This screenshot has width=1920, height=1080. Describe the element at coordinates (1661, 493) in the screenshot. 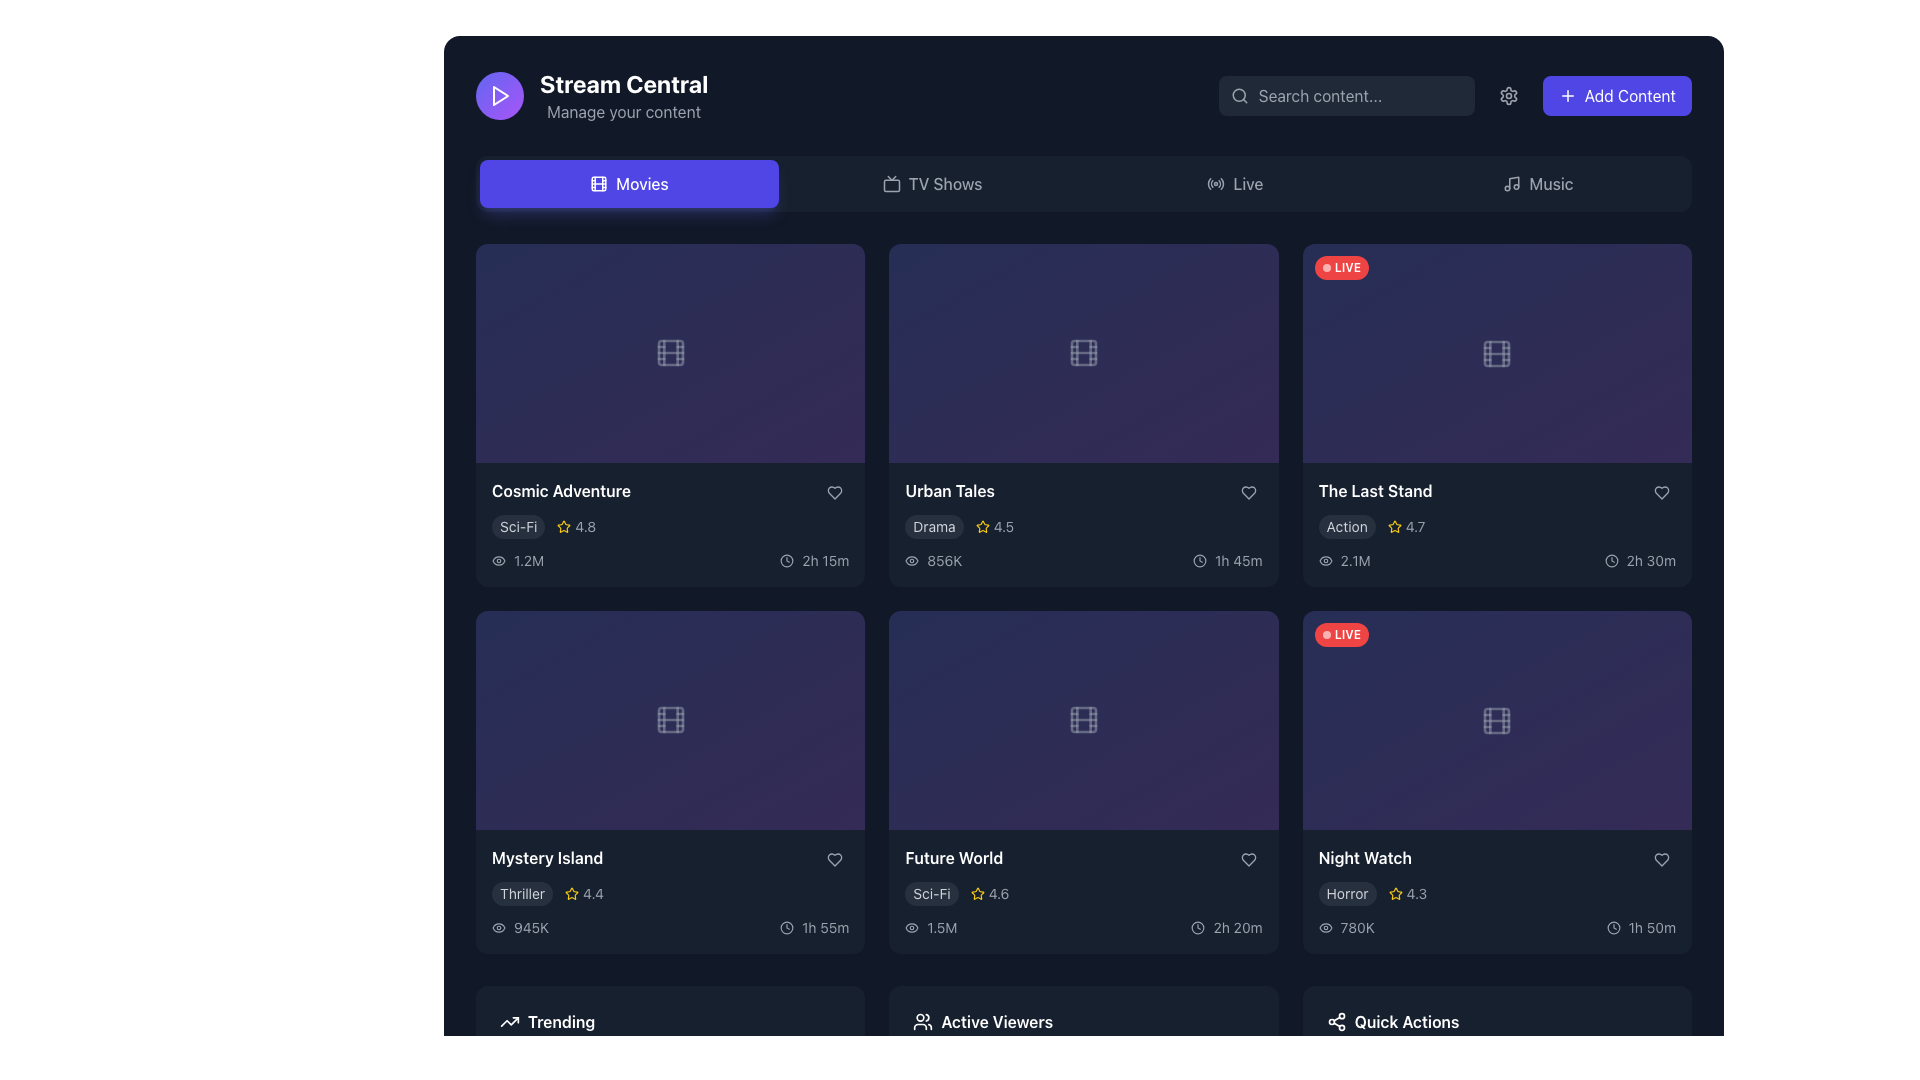

I see `the favorite icon in the top-right corner of the card for 'The Last Stand' to like or favorite the item` at that location.